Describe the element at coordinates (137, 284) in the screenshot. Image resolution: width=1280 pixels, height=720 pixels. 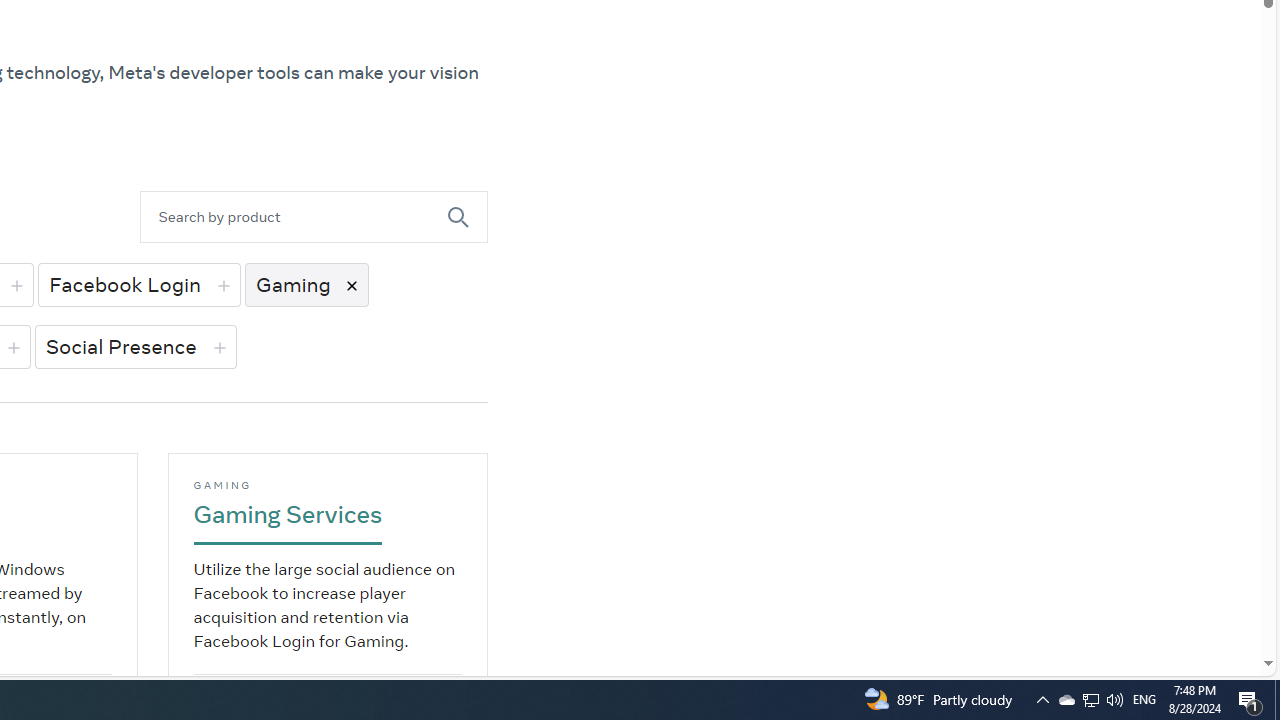
I see `'Facebook Login'` at that location.